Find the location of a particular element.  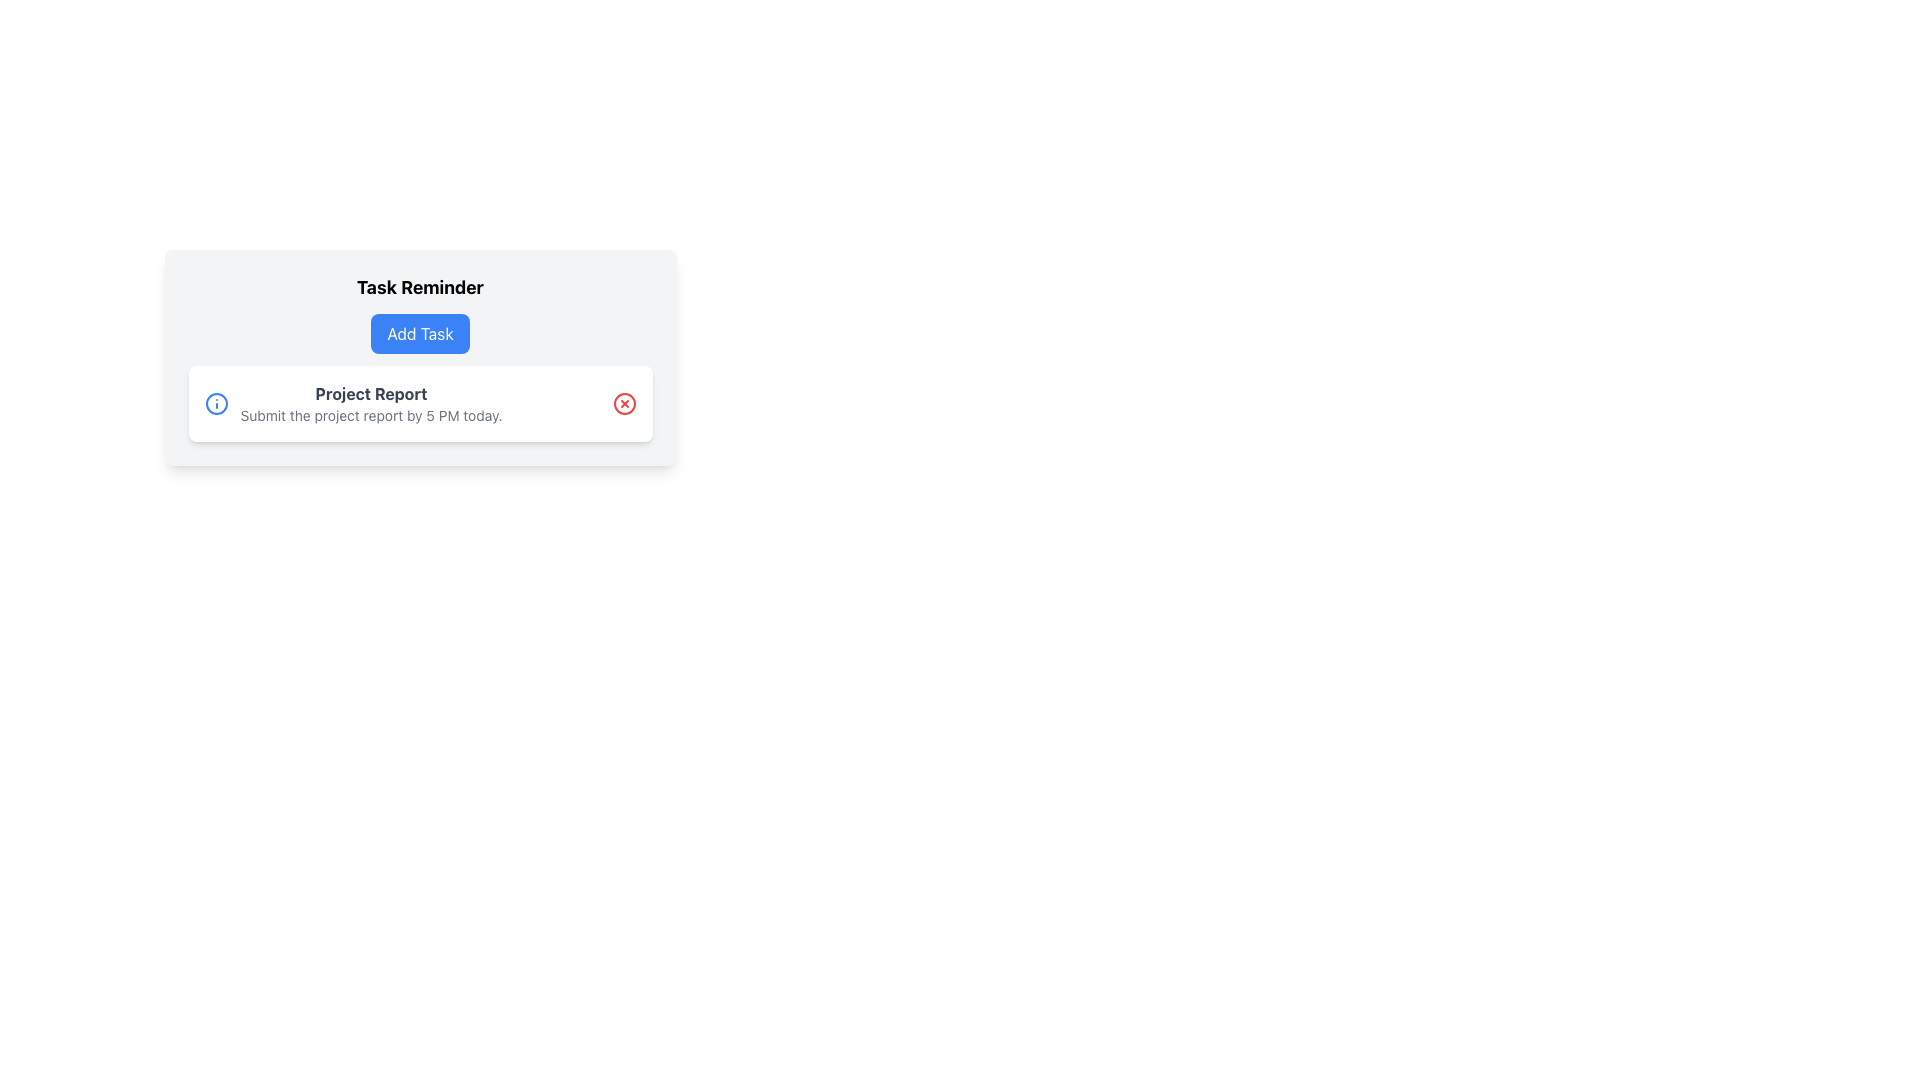

the 'Add Task' button with a blue background and white text is located at coordinates (419, 333).